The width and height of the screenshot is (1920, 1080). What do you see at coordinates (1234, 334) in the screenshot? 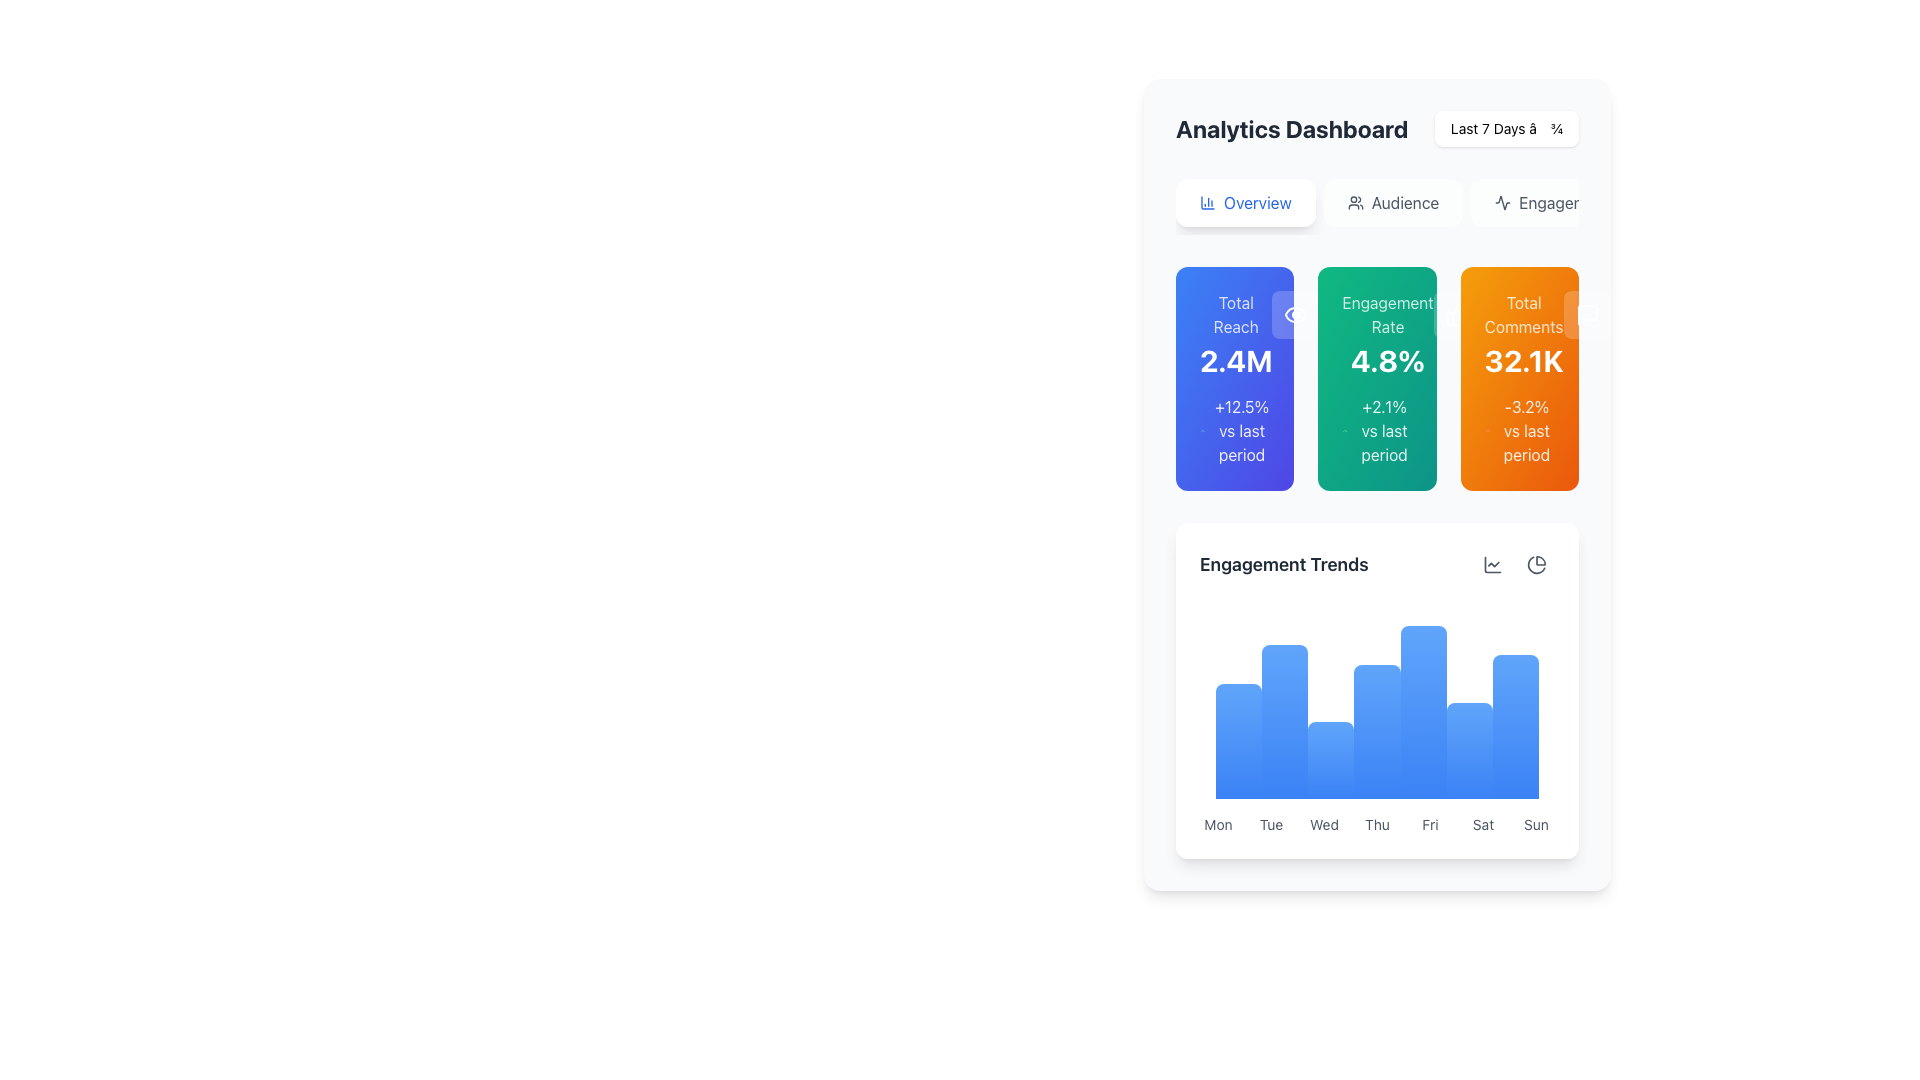
I see `the 'Total Reach' text element which displays '2.4M' in a card located in the first column of the dashboard, positioned against a gradient blue background` at bounding box center [1234, 334].